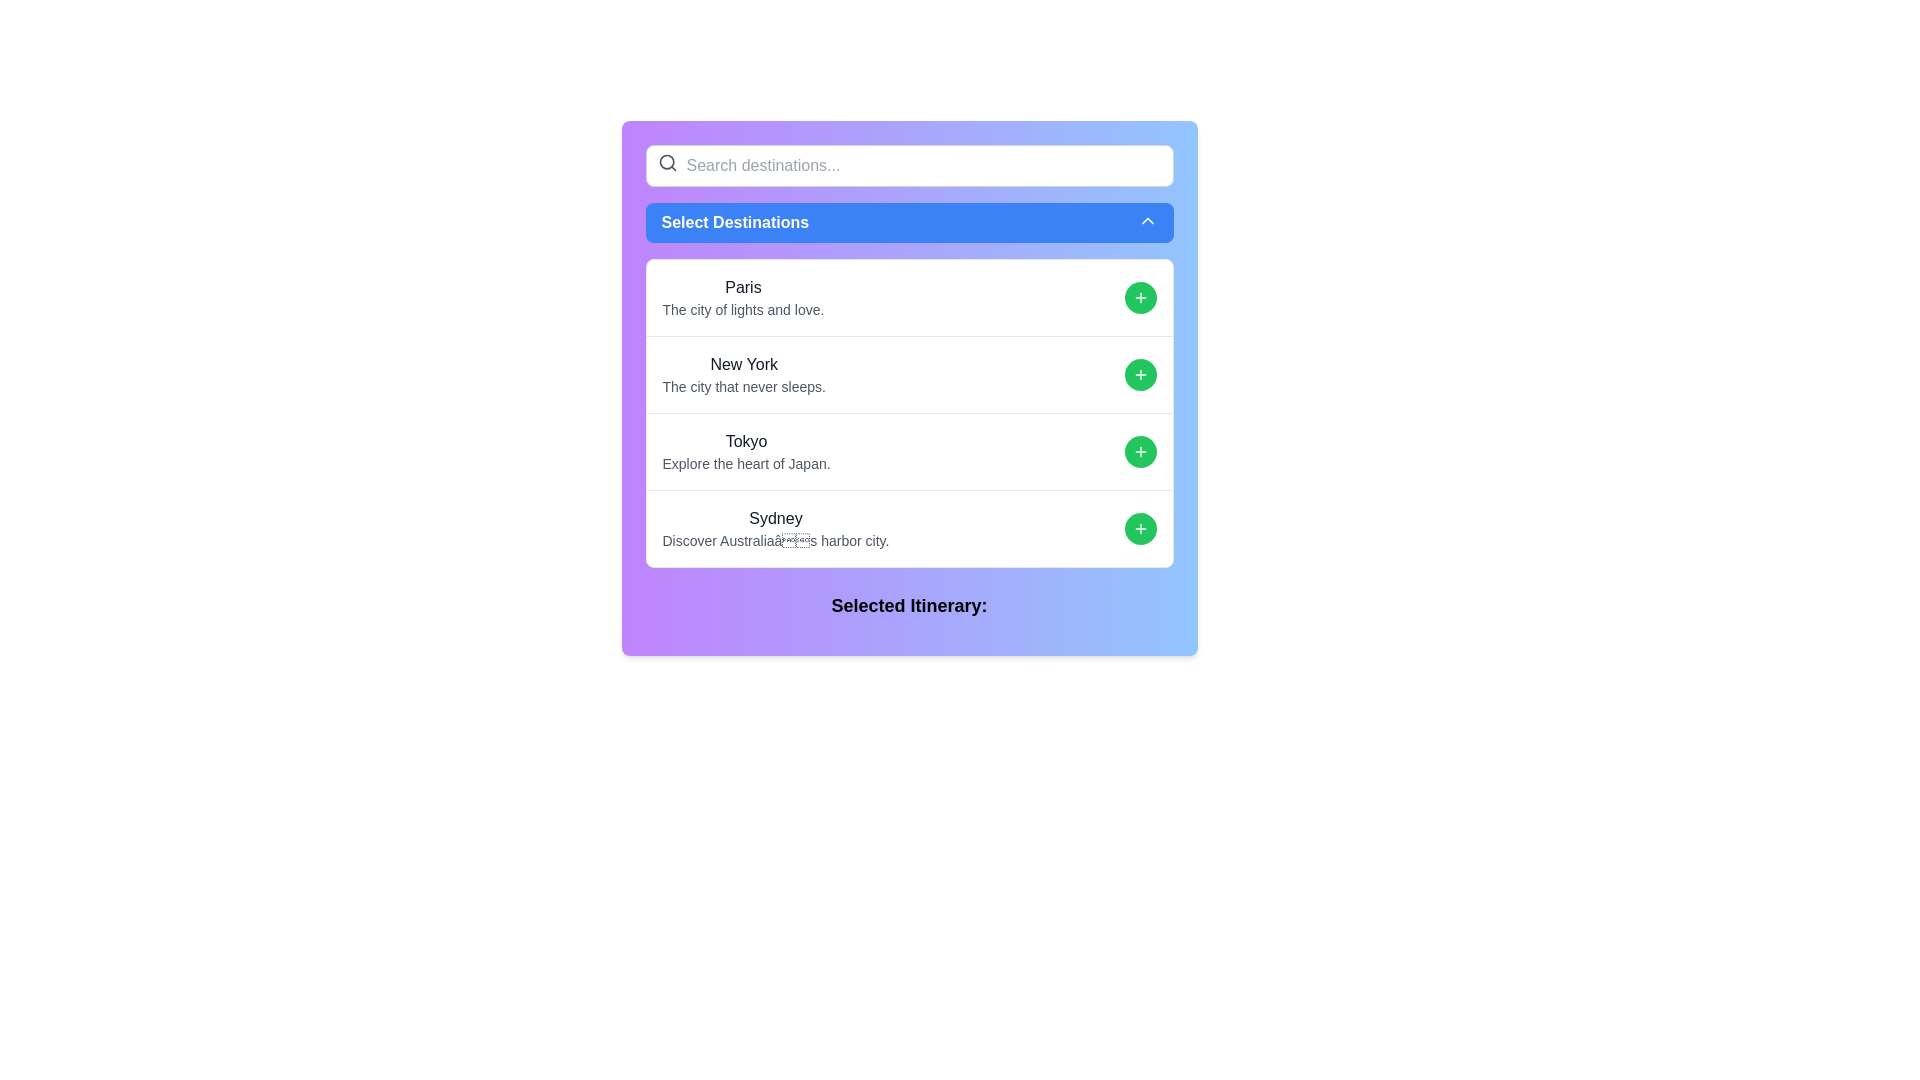 This screenshot has width=1920, height=1080. I want to click on the search icon located at the top-left corner of the input field, which symbolizes the search functionality, so click(667, 161).